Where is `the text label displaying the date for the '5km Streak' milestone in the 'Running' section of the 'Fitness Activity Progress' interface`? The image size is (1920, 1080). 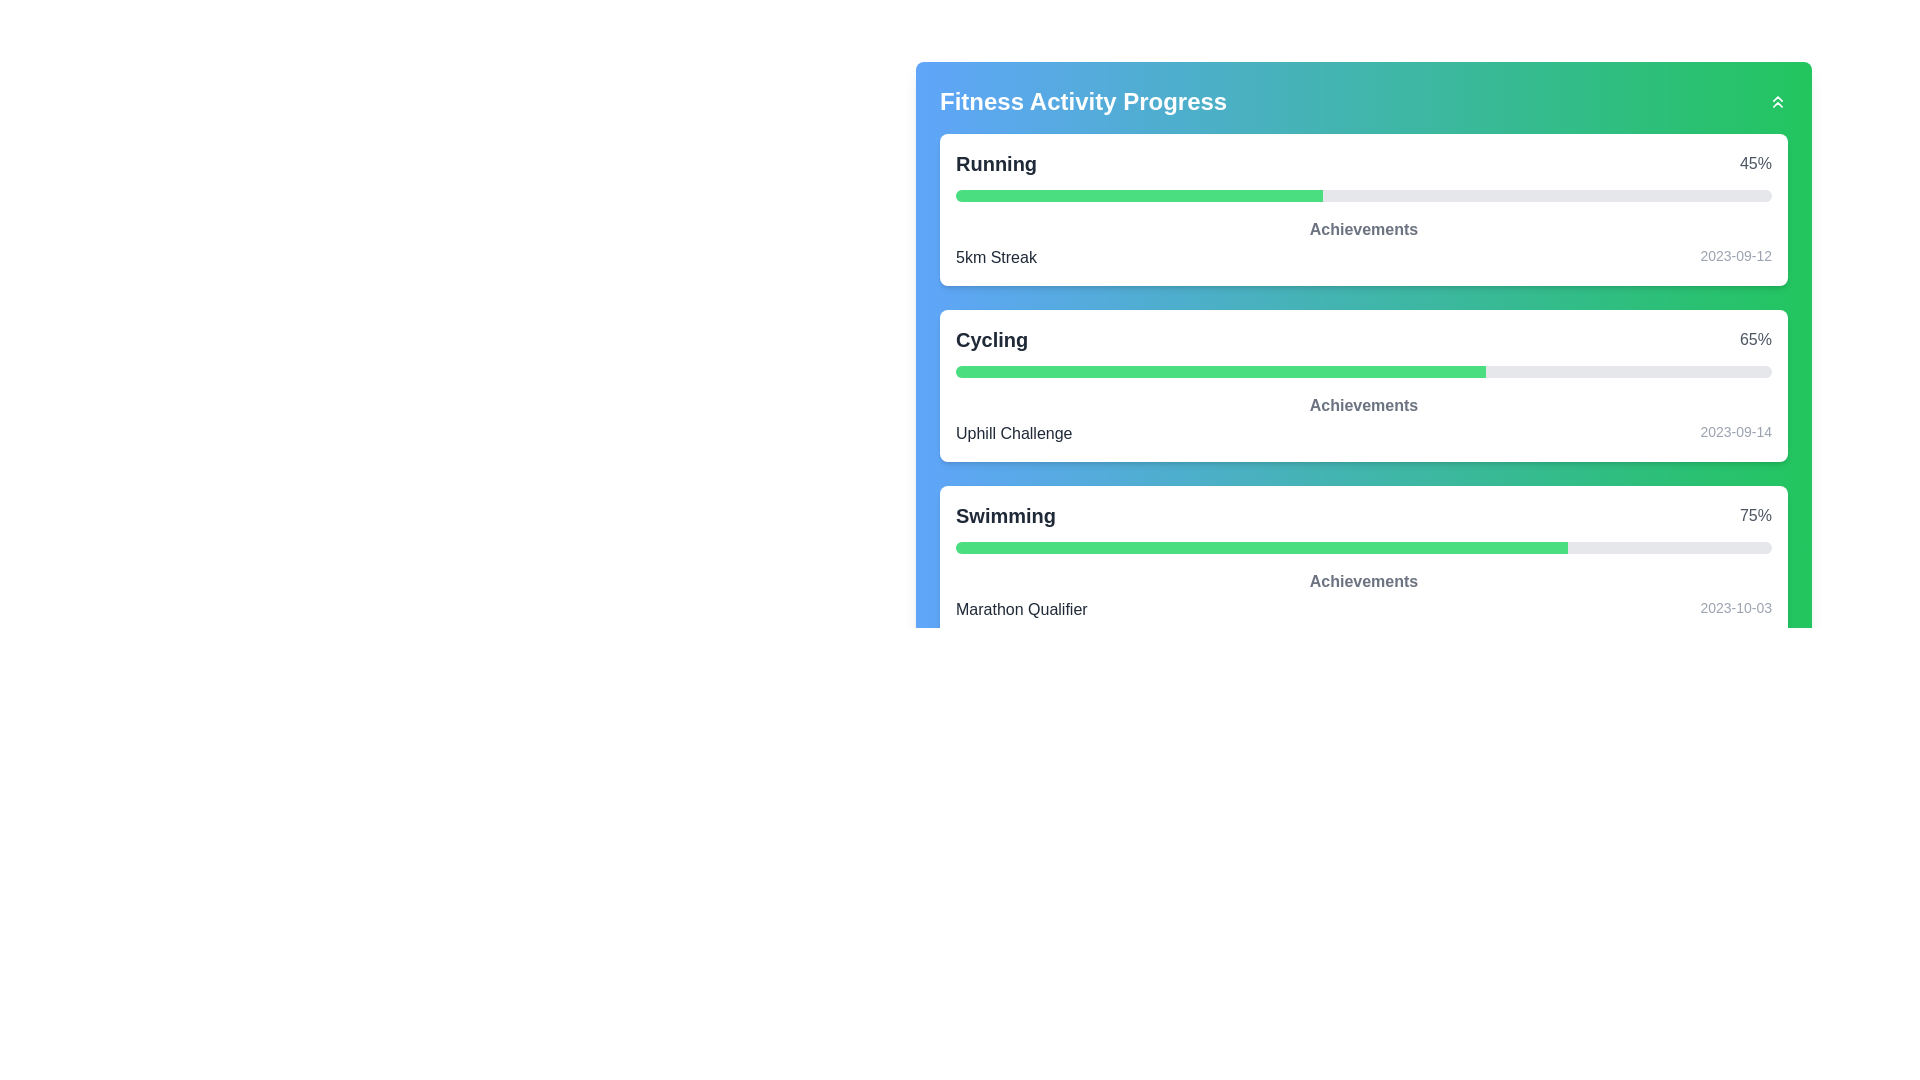
the text label displaying the date for the '5km Streak' milestone in the 'Running' section of the 'Fitness Activity Progress' interface is located at coordinates (1735, 257).